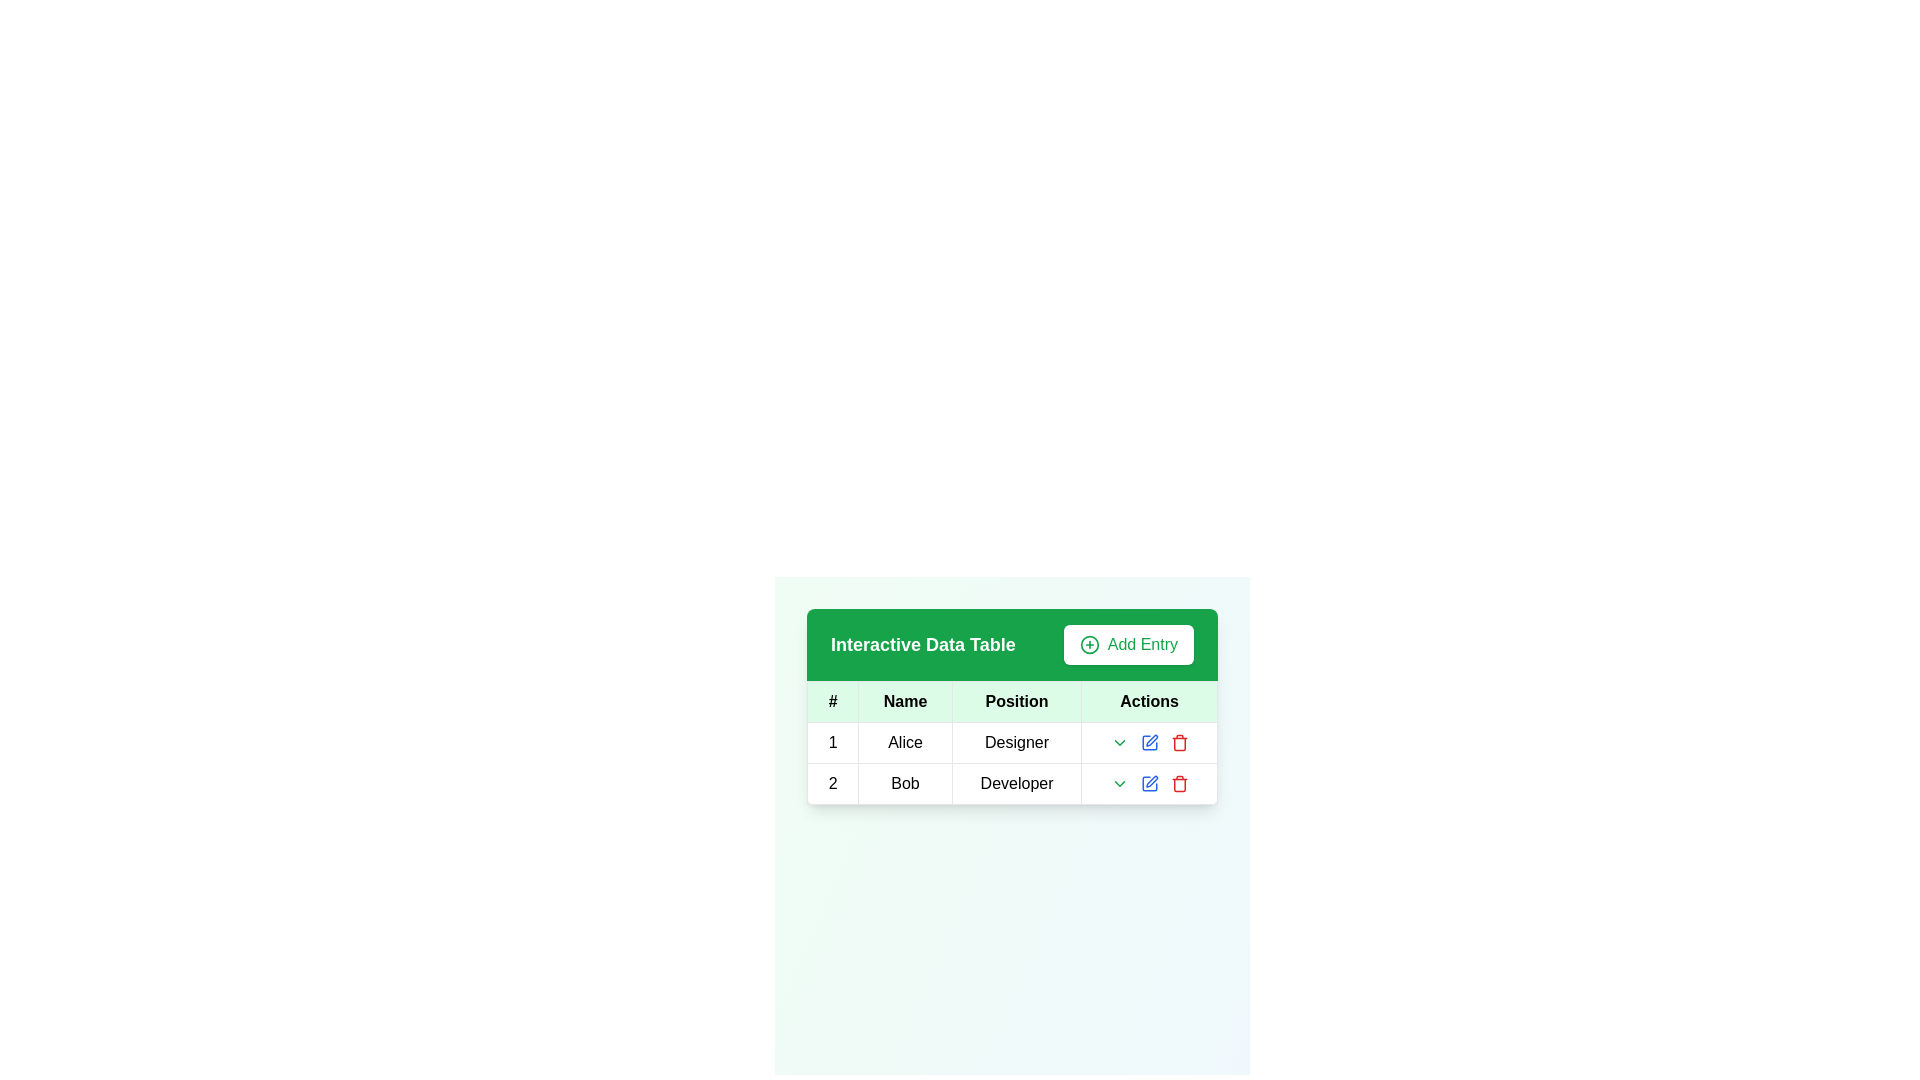 This screenshot has width=1920, height=1080. What do you see at coordinates (1012, 743) in the screenshot?
I see `the static text element displaying 'Designer' located in the 'Position' column of the table, adjacent to the 'Name' cell containing 'Alice'` at bounding box center [1012, 743].